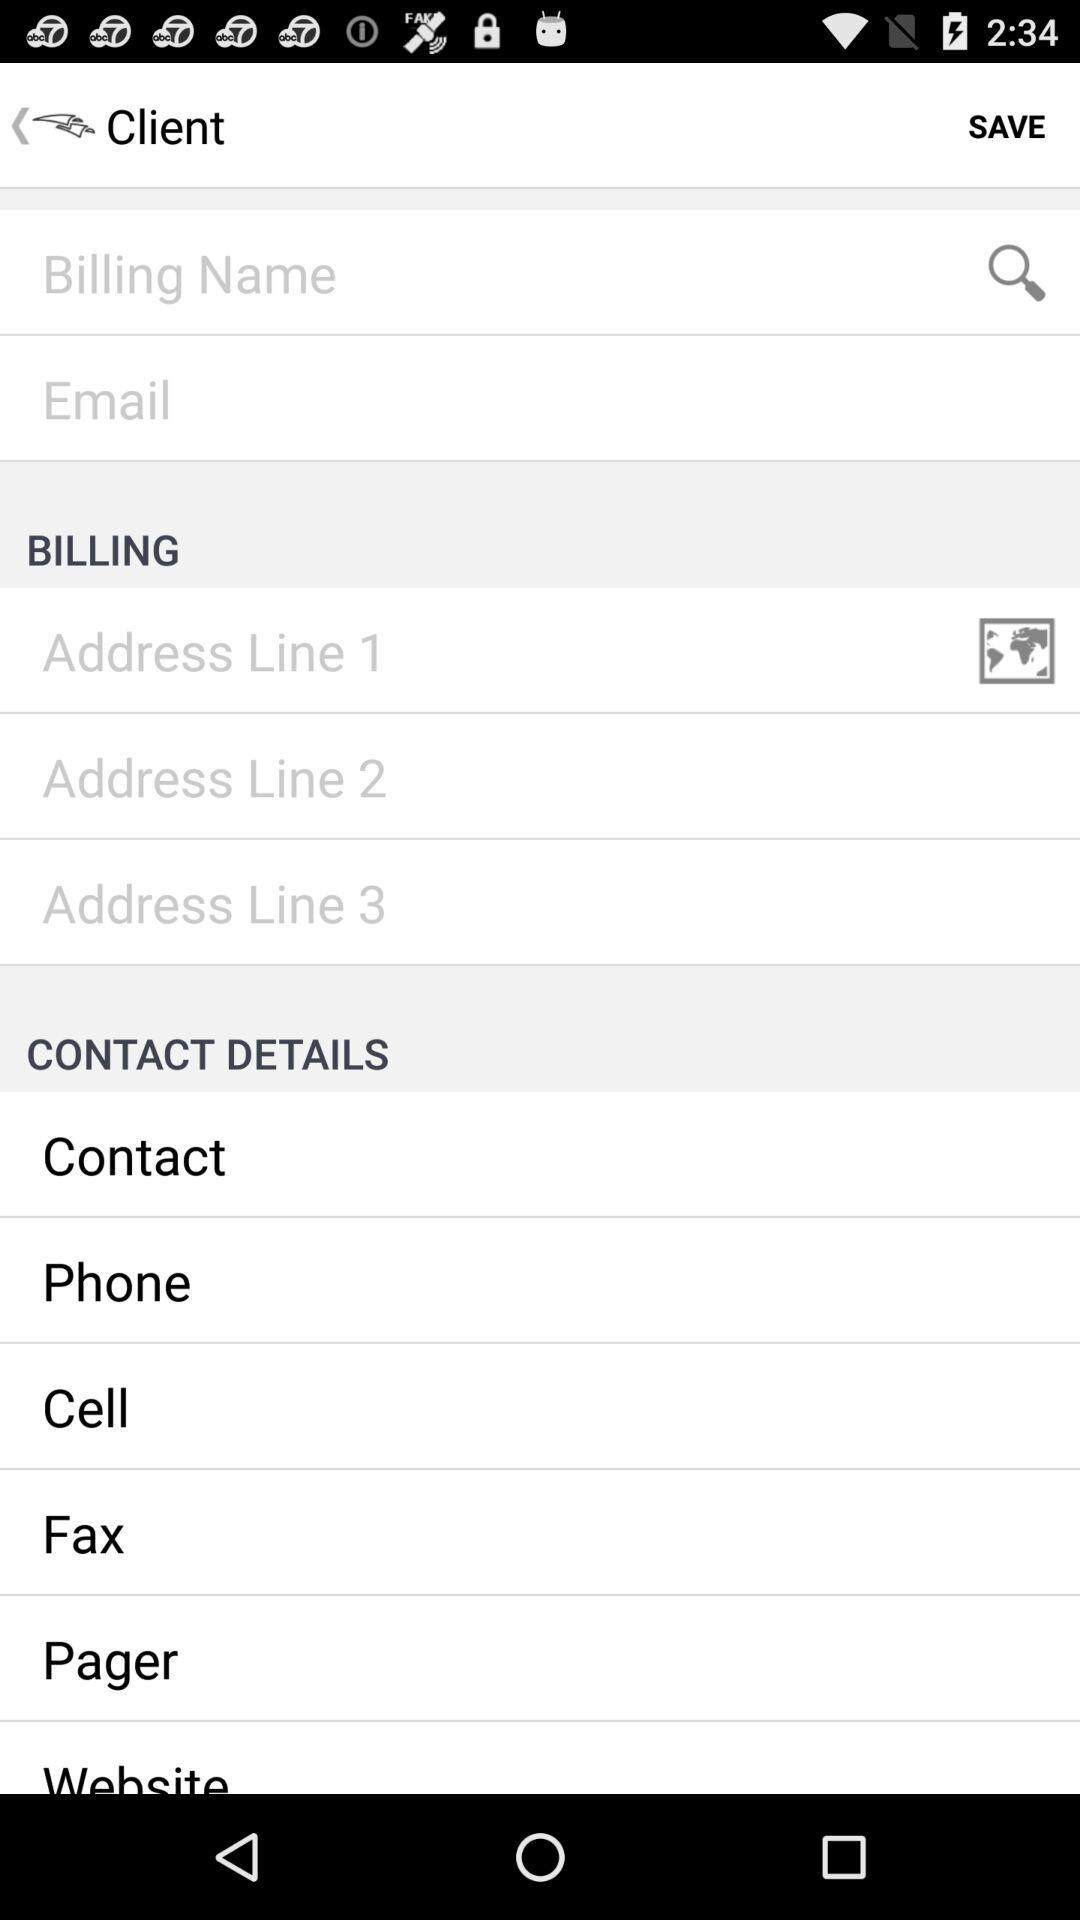 This screenshot has height=1920, width=1080. Describe the element at coordinates (1006, 124) in the screenshot. I see `the item next to client` at that location.